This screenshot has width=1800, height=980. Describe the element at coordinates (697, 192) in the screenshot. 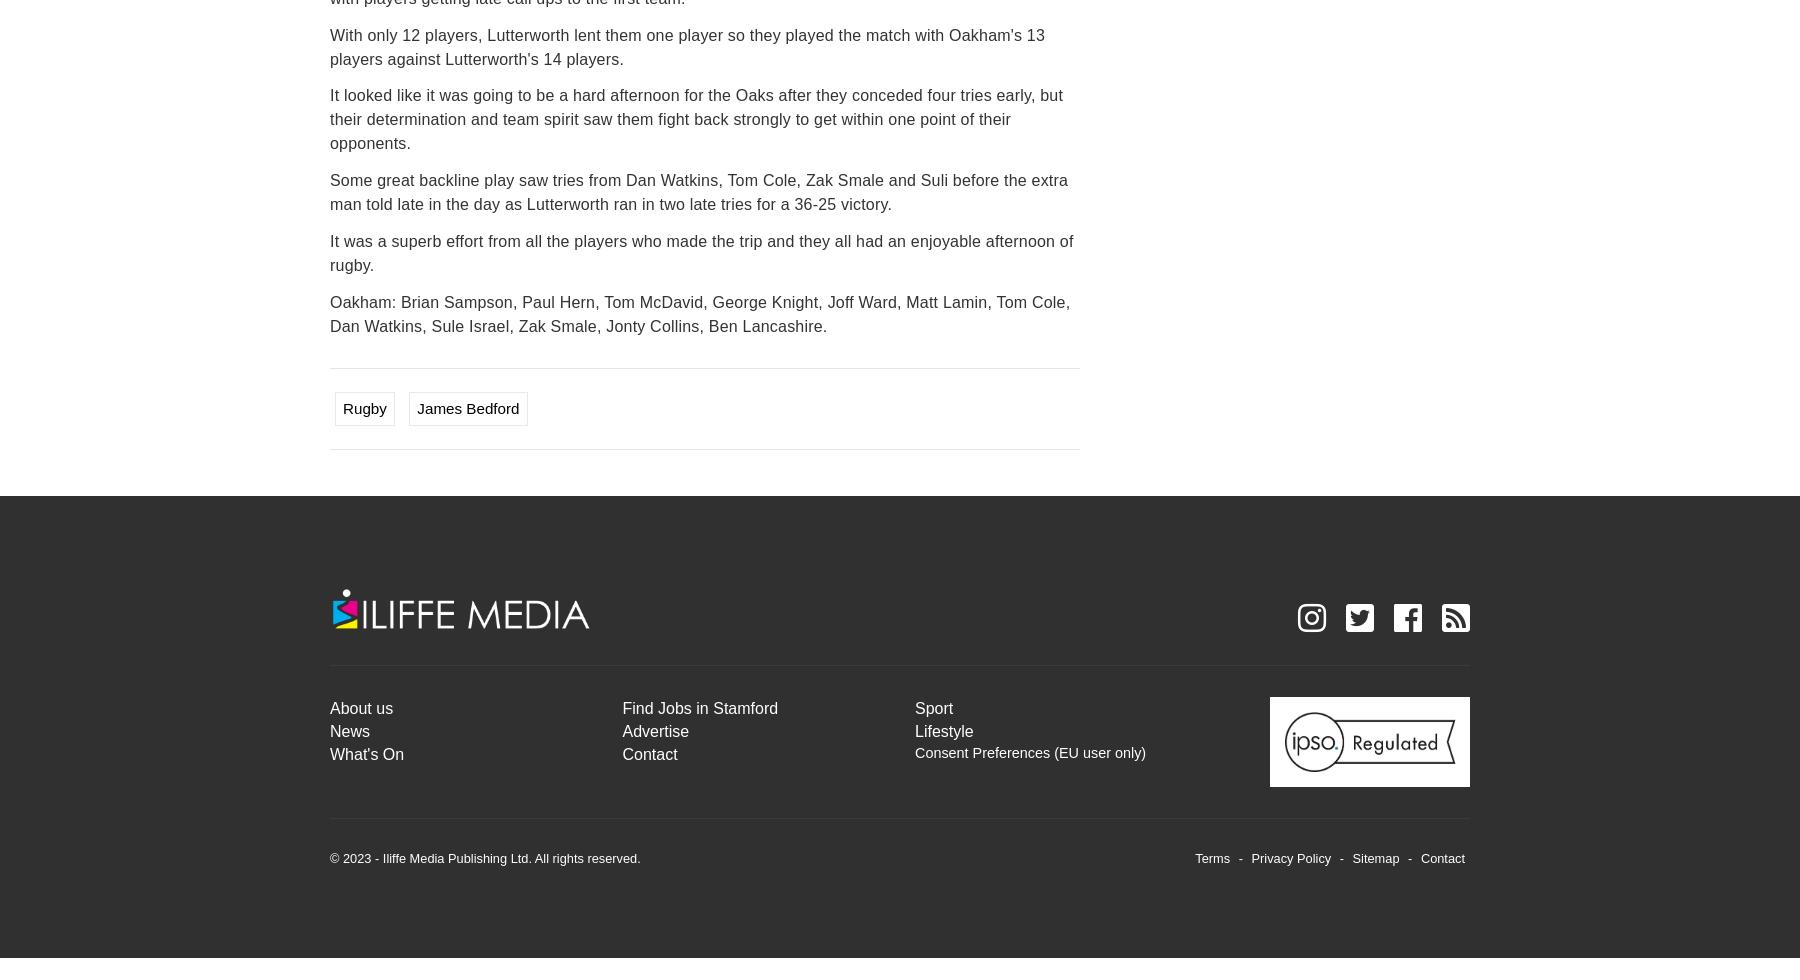

I see `'Some great backline play saw tries from Dan Watkins, Tom Cole, Zak Smale and Suli before the extra man told late in the day as Lutterworth ran in two late tries for a 36-25 victory.'` at that location.